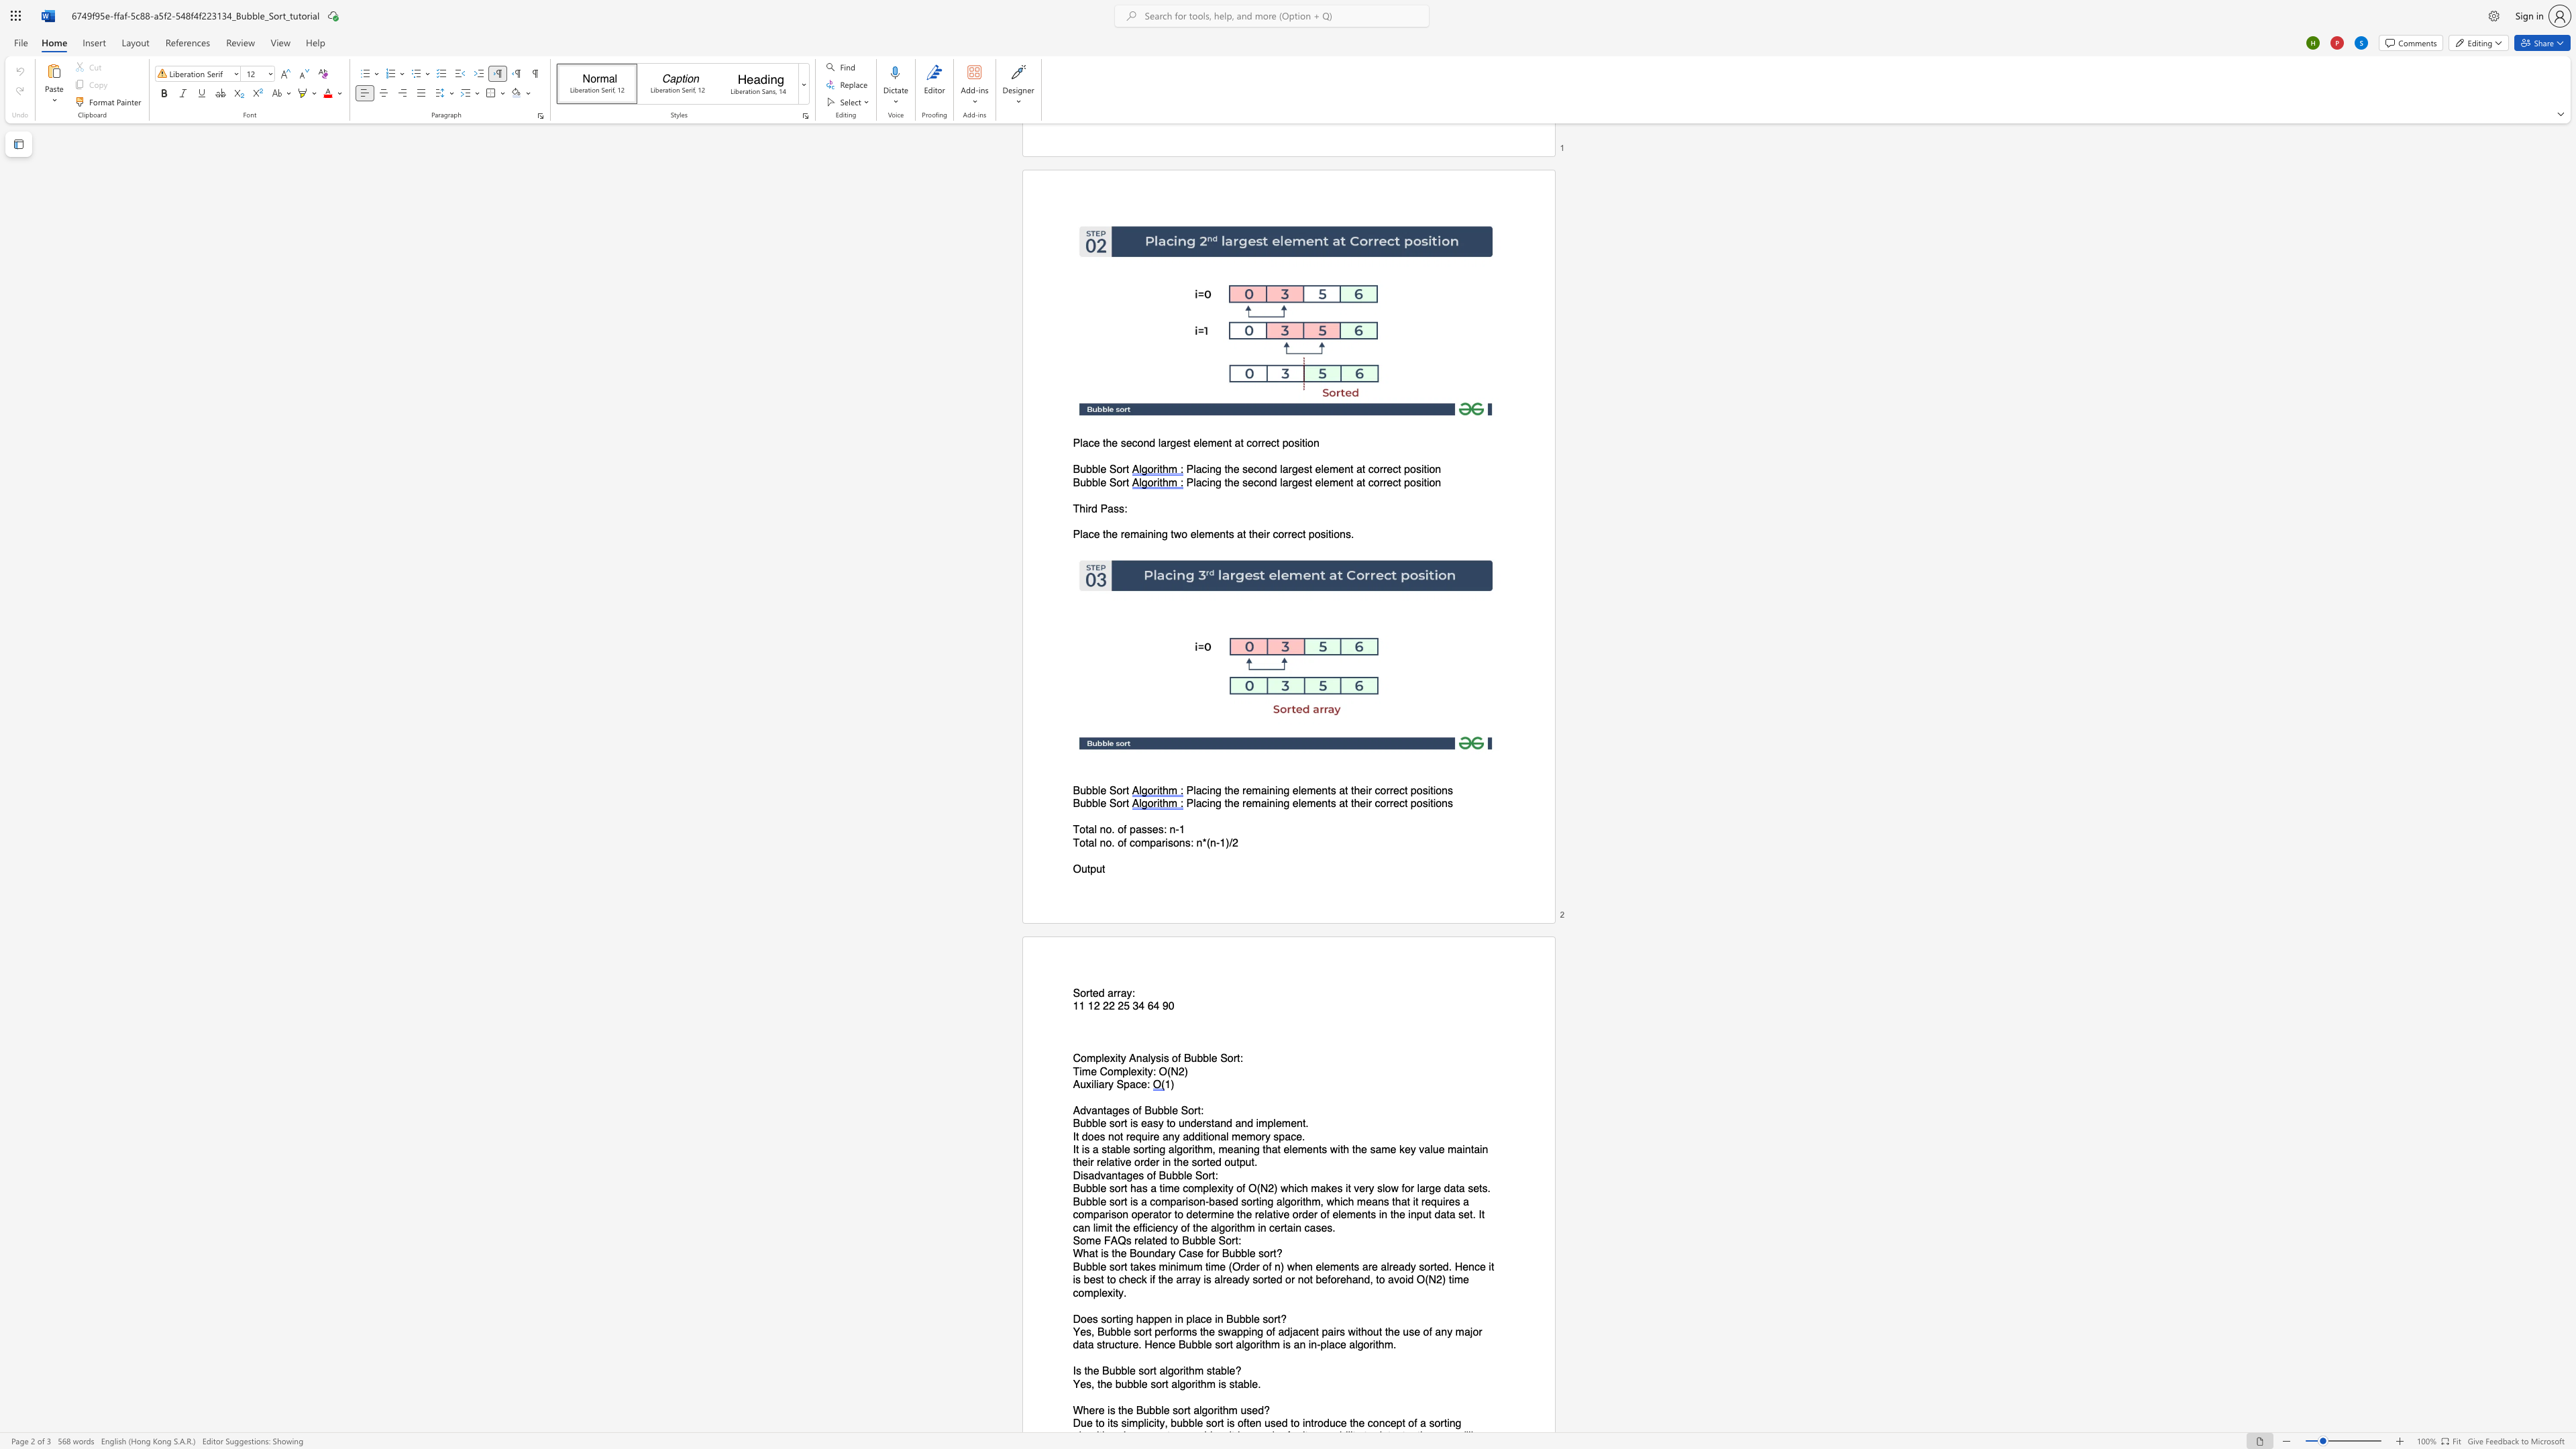 The height and width of the screenshot is (1449, 2576). What do you see at coordinates (1152, 1005) in the screenshot?
I see `the space between the continuous character "6" and "4" in the text` at bounding box center [1152, 1005].